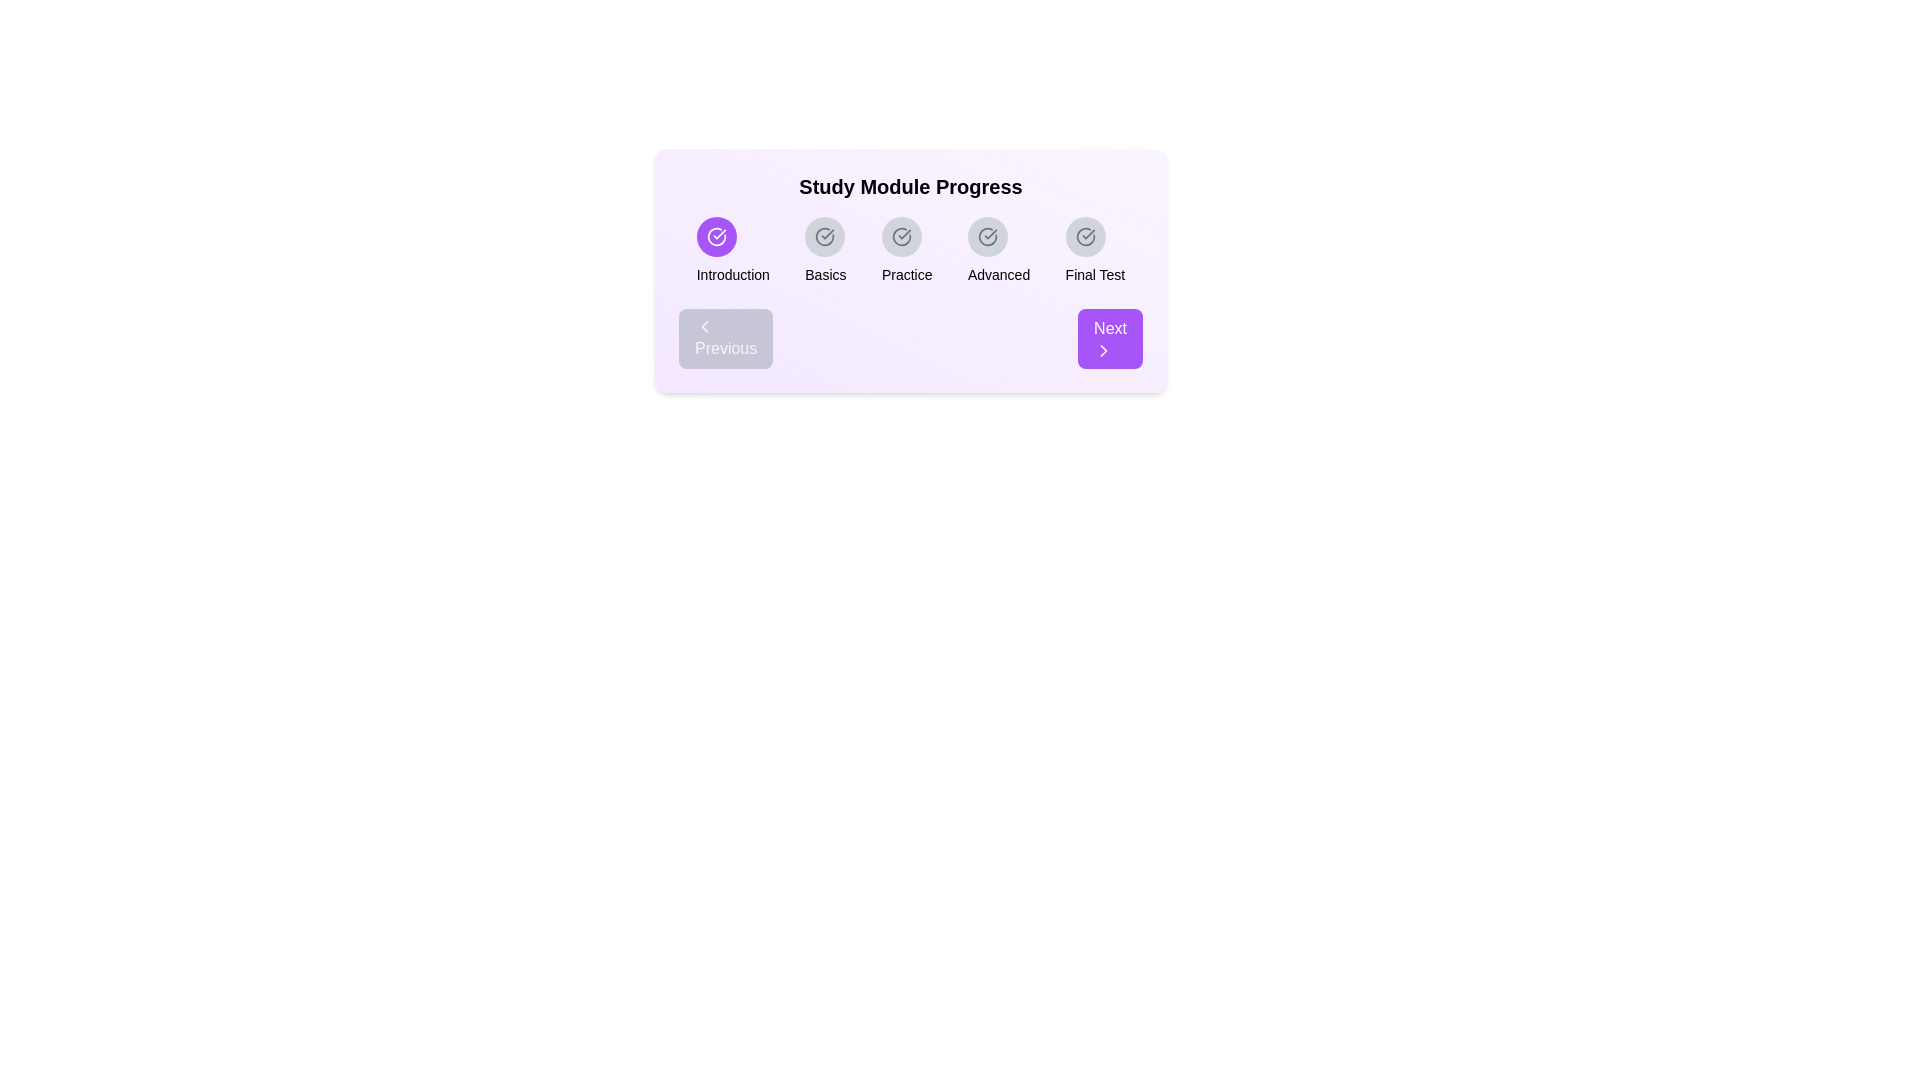  Describe the element at coordinates (906, 274) in the screenshot. I see `text label that identifies the section in the progress tracker, which is the third item in a horizontal series of text labels, positioned under its corresponding circular icon` at that location.